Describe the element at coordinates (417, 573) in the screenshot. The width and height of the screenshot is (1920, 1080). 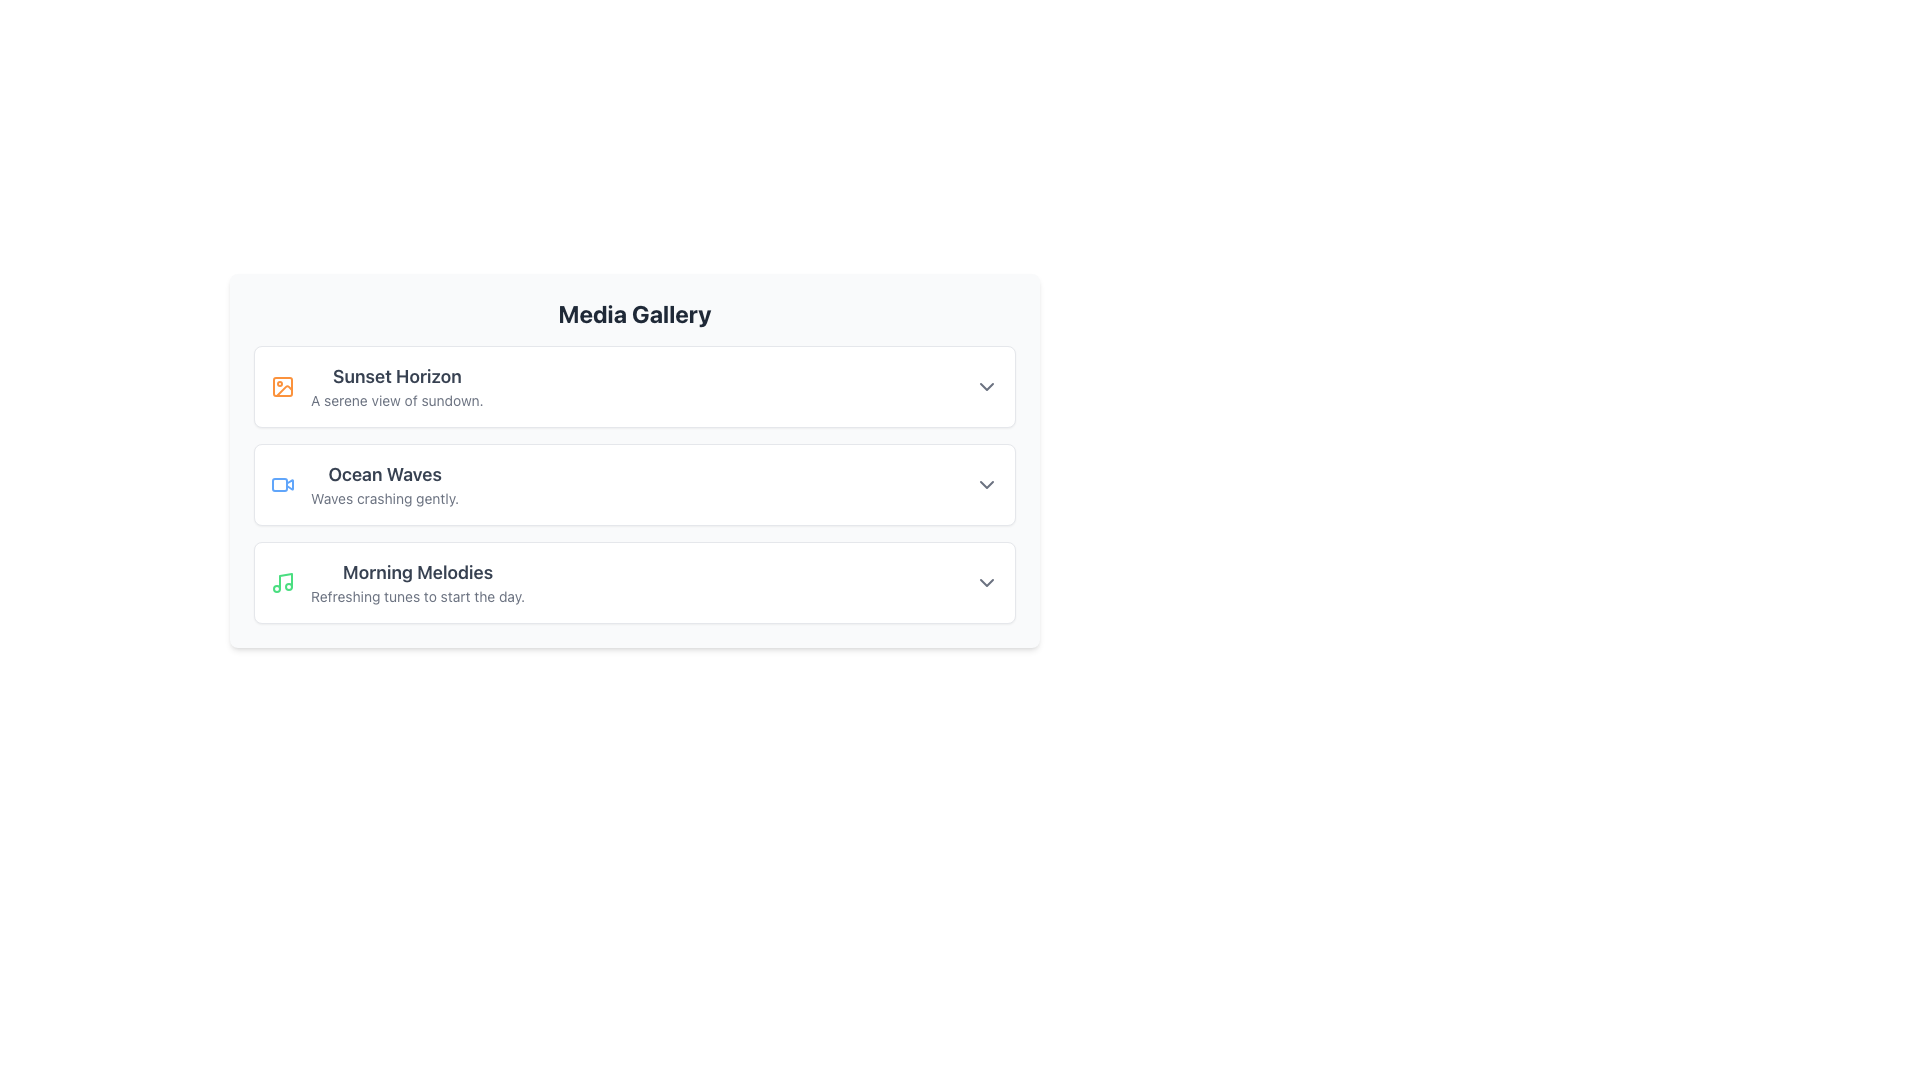
I see `the static text label 'Morning Melodies' which is styled with a larger font size and bold weight, positioned above the subtitle and aligned with a green music icon` at that location.